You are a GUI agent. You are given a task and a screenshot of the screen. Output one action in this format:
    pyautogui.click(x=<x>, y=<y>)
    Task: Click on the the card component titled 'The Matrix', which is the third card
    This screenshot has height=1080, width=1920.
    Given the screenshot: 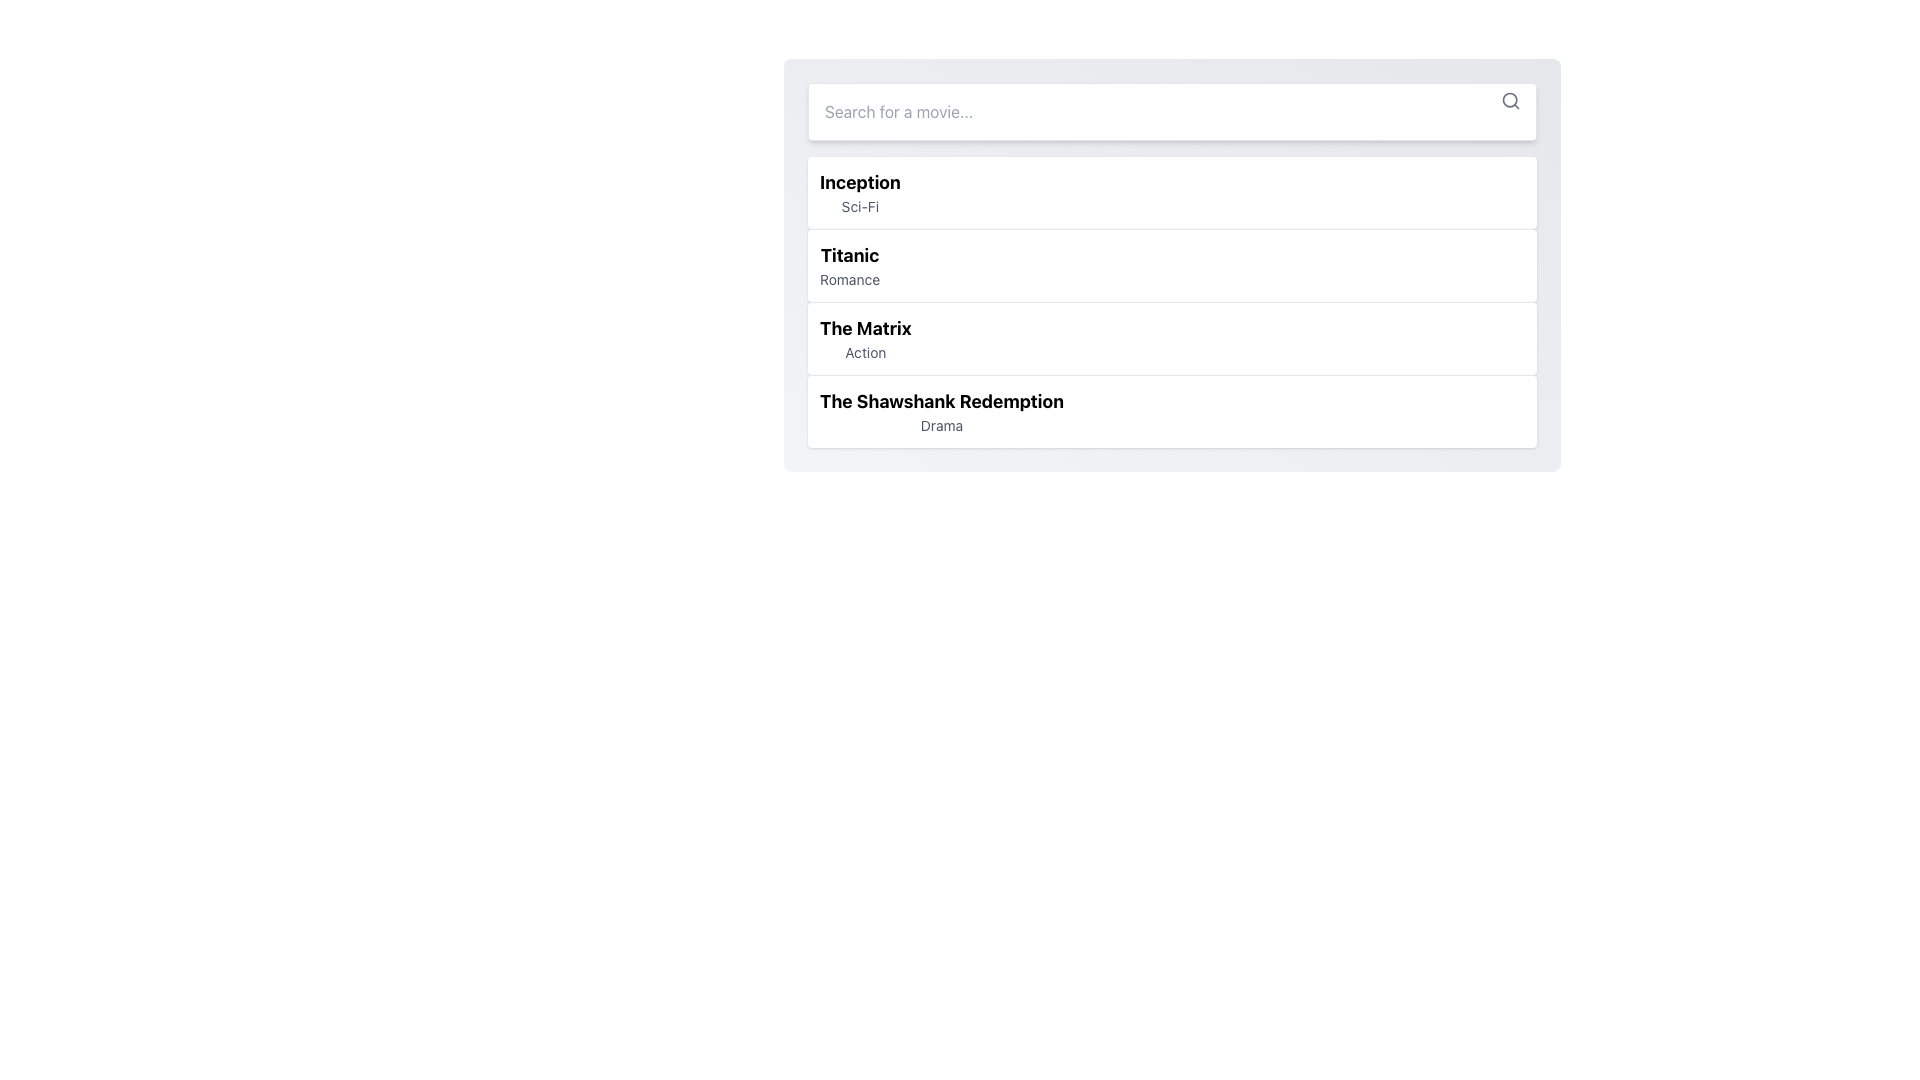 What is the action you would take?
    pyautogui.click(x=1172, y=337)
    